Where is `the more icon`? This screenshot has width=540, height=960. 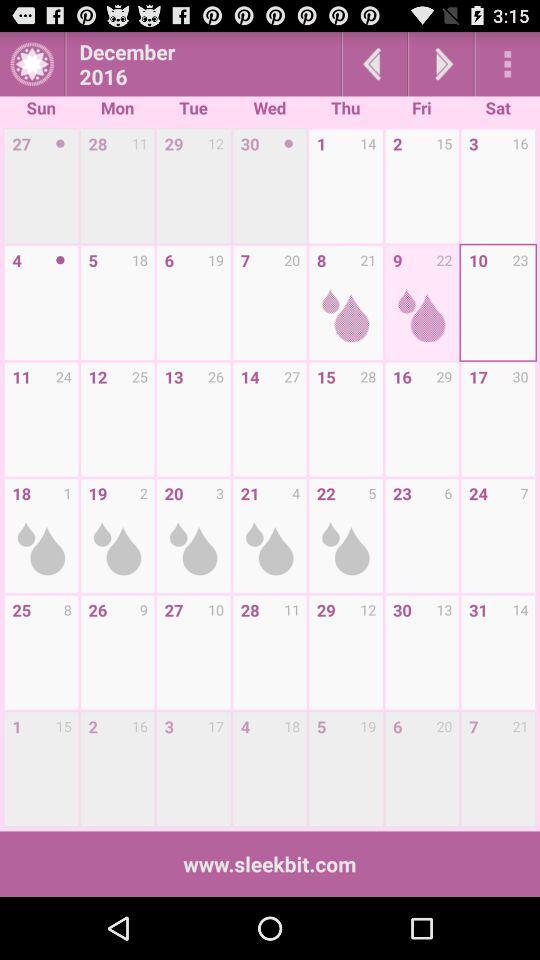
the more icon is located at coordinates (507, 68).